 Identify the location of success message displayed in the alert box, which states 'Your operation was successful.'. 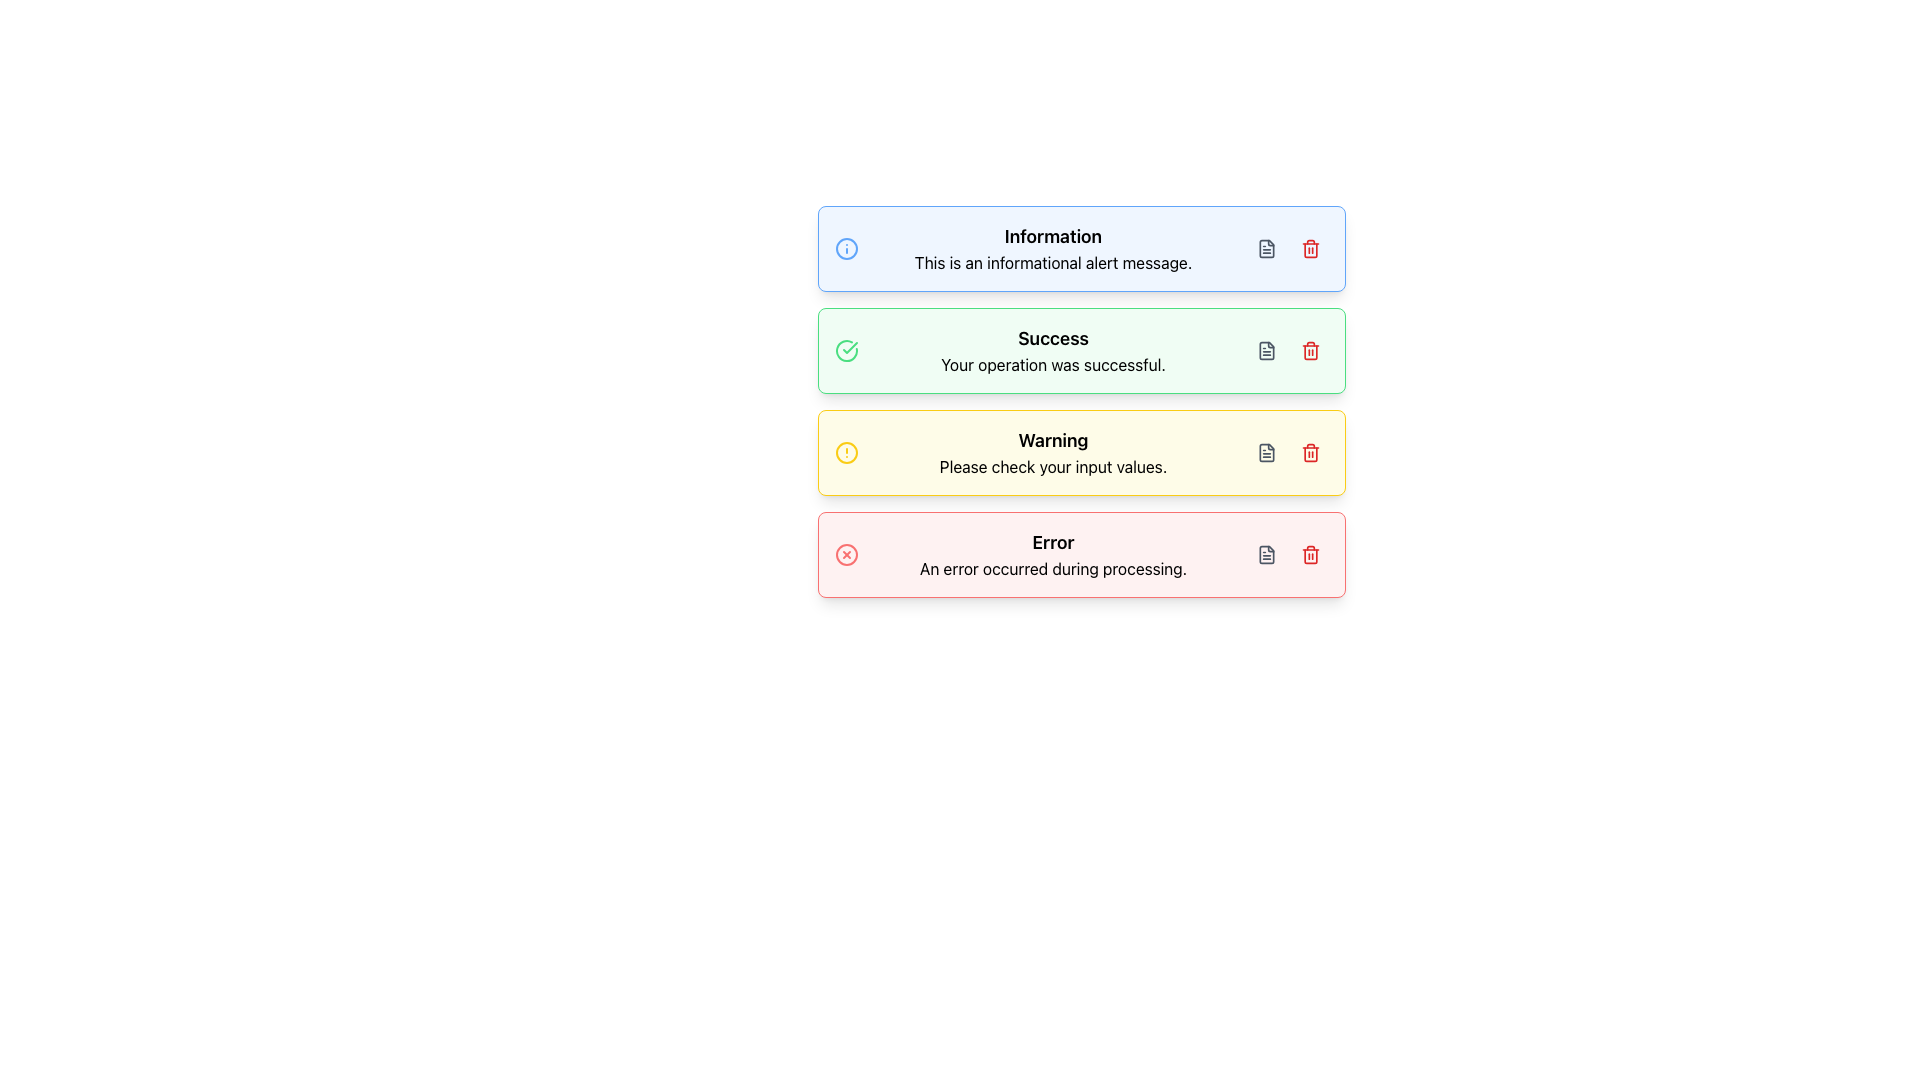
(1052, 365).